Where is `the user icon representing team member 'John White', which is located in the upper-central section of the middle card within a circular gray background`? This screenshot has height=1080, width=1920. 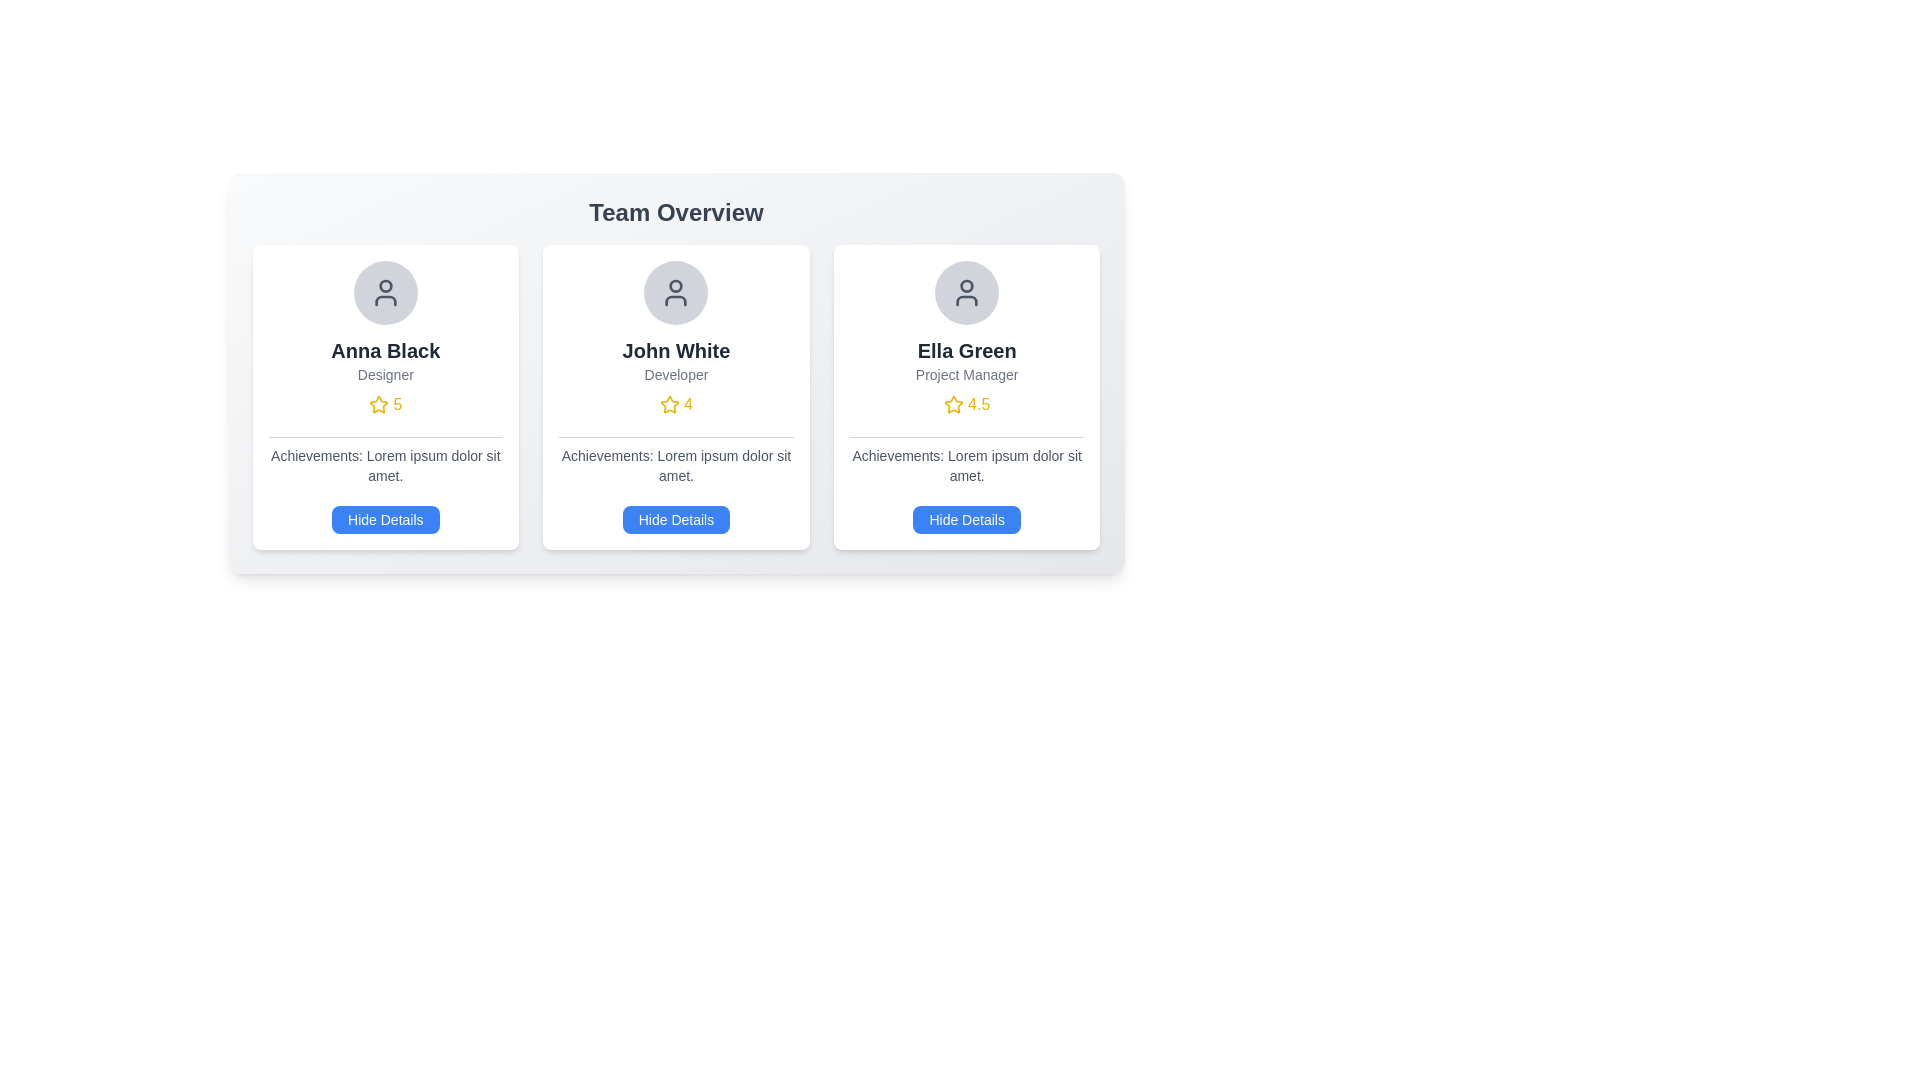 the user icon representing team member 'John White', which is located in the upper-central section of the middle card within a circular gray background is located at coordinates (676, 293).